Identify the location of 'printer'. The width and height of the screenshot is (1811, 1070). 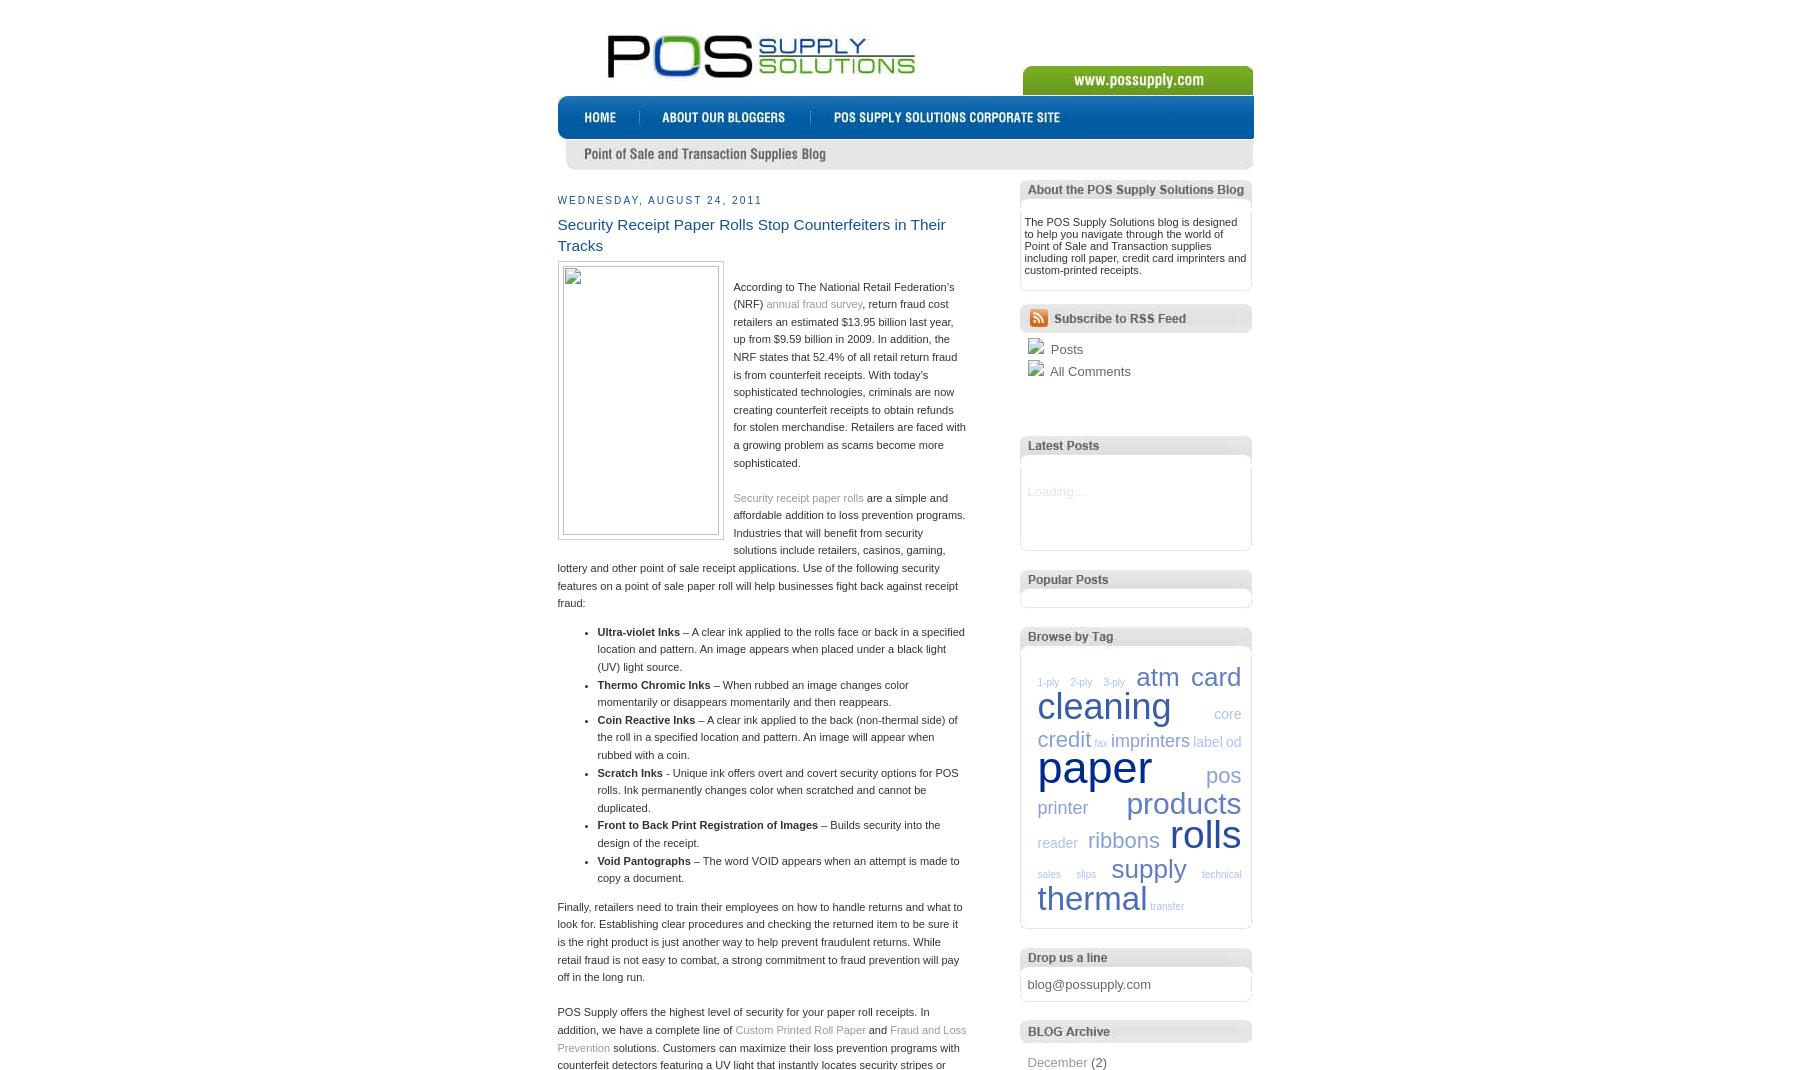
(1062, 806).